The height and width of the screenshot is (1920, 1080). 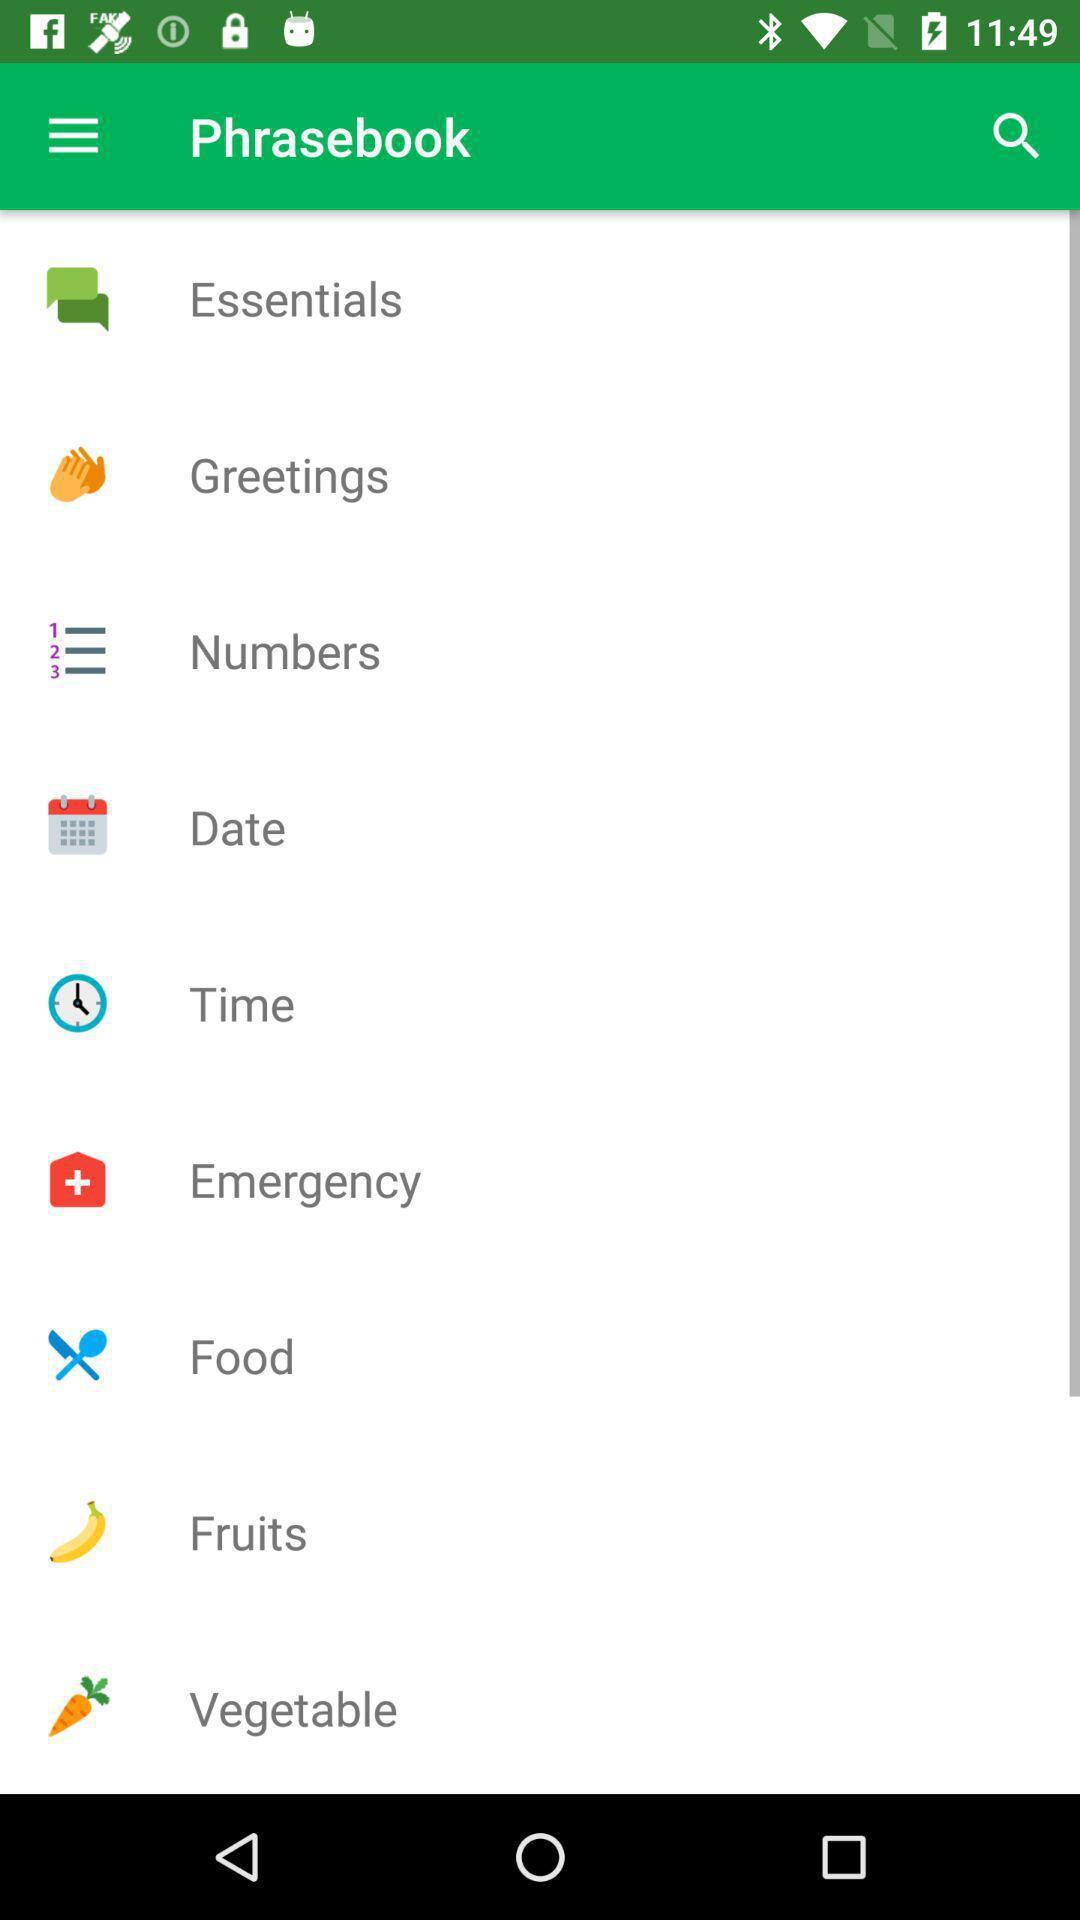 What do you see at coordinates (76, 297) in the screenshot?
I see `e` at bounding box center [76, 297].